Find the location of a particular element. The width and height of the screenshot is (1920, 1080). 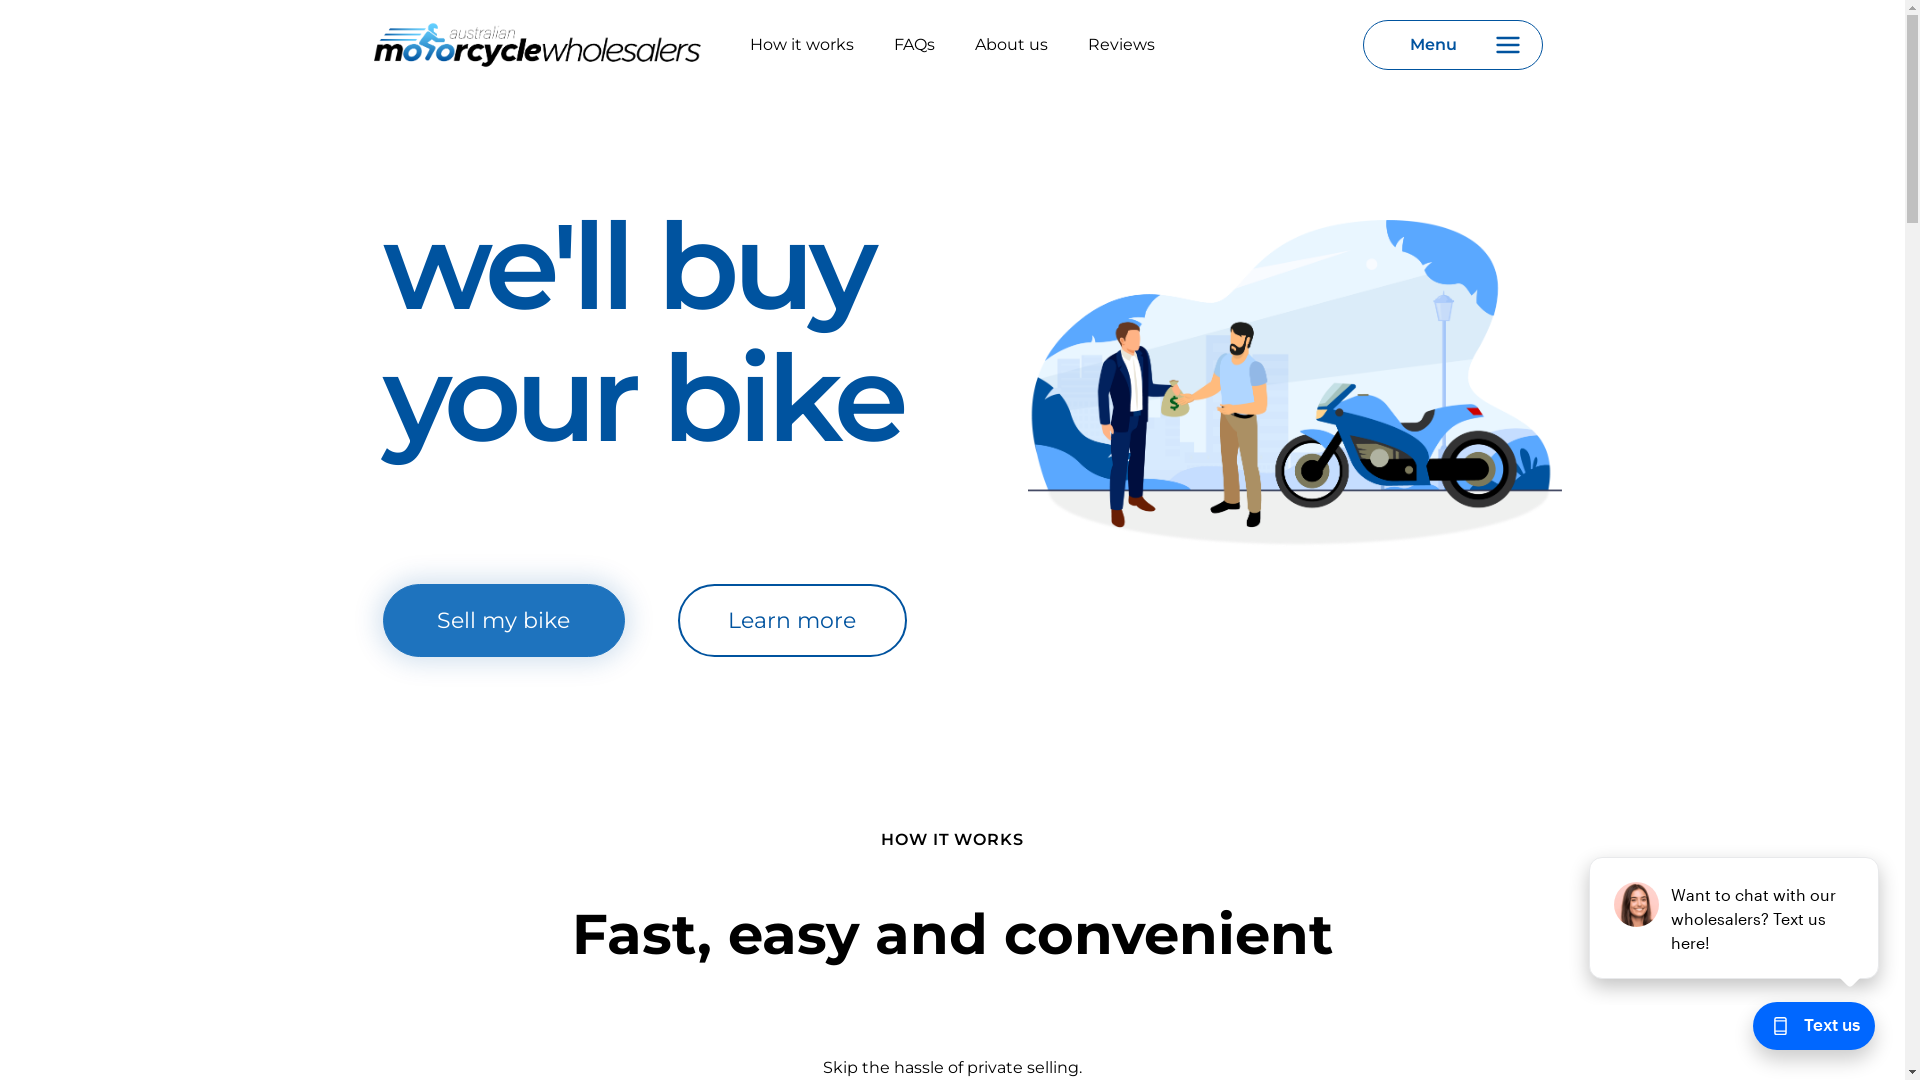

'podium webchat widget prompt' is located at coordinates (1733, 918).